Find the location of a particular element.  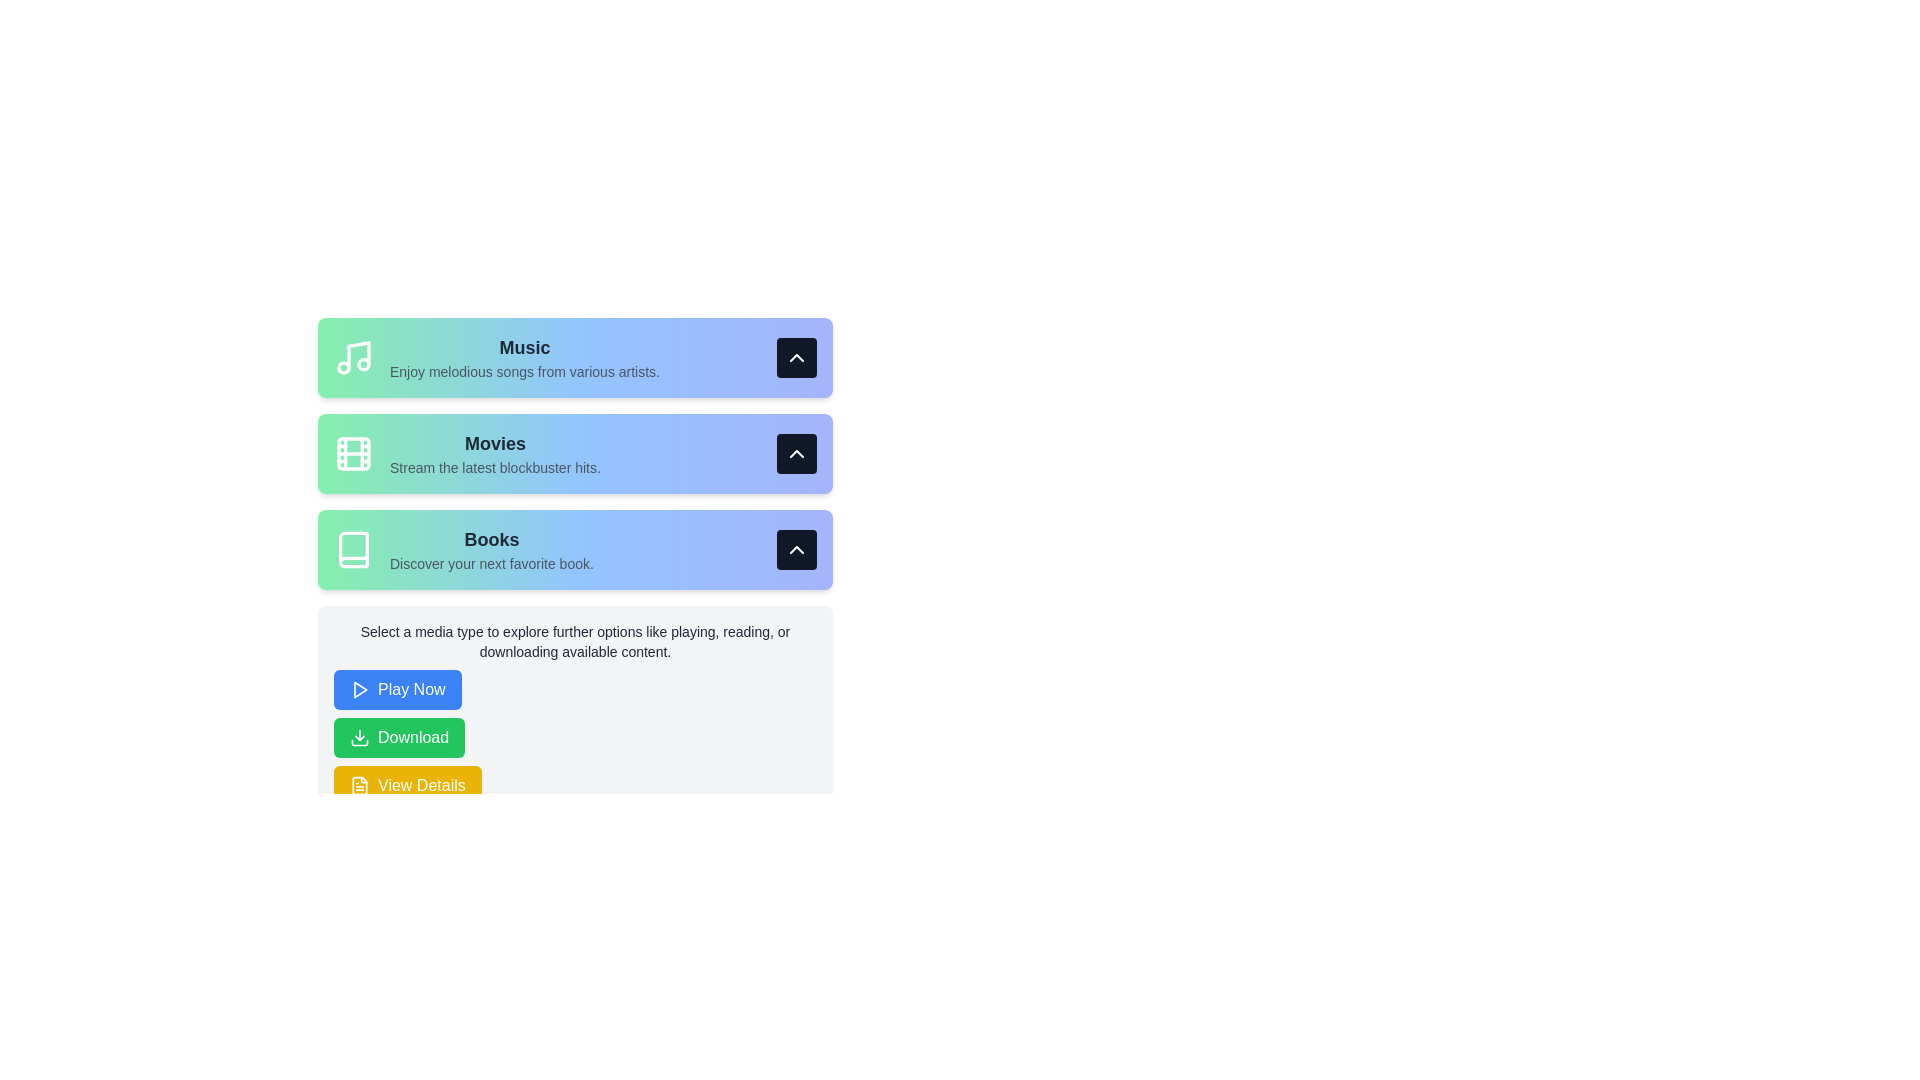

the 'Music' icon, which is the first icon on the left side of the 'Music' card, positioned in the upper section of the interface is located at coordinates (354, 357).